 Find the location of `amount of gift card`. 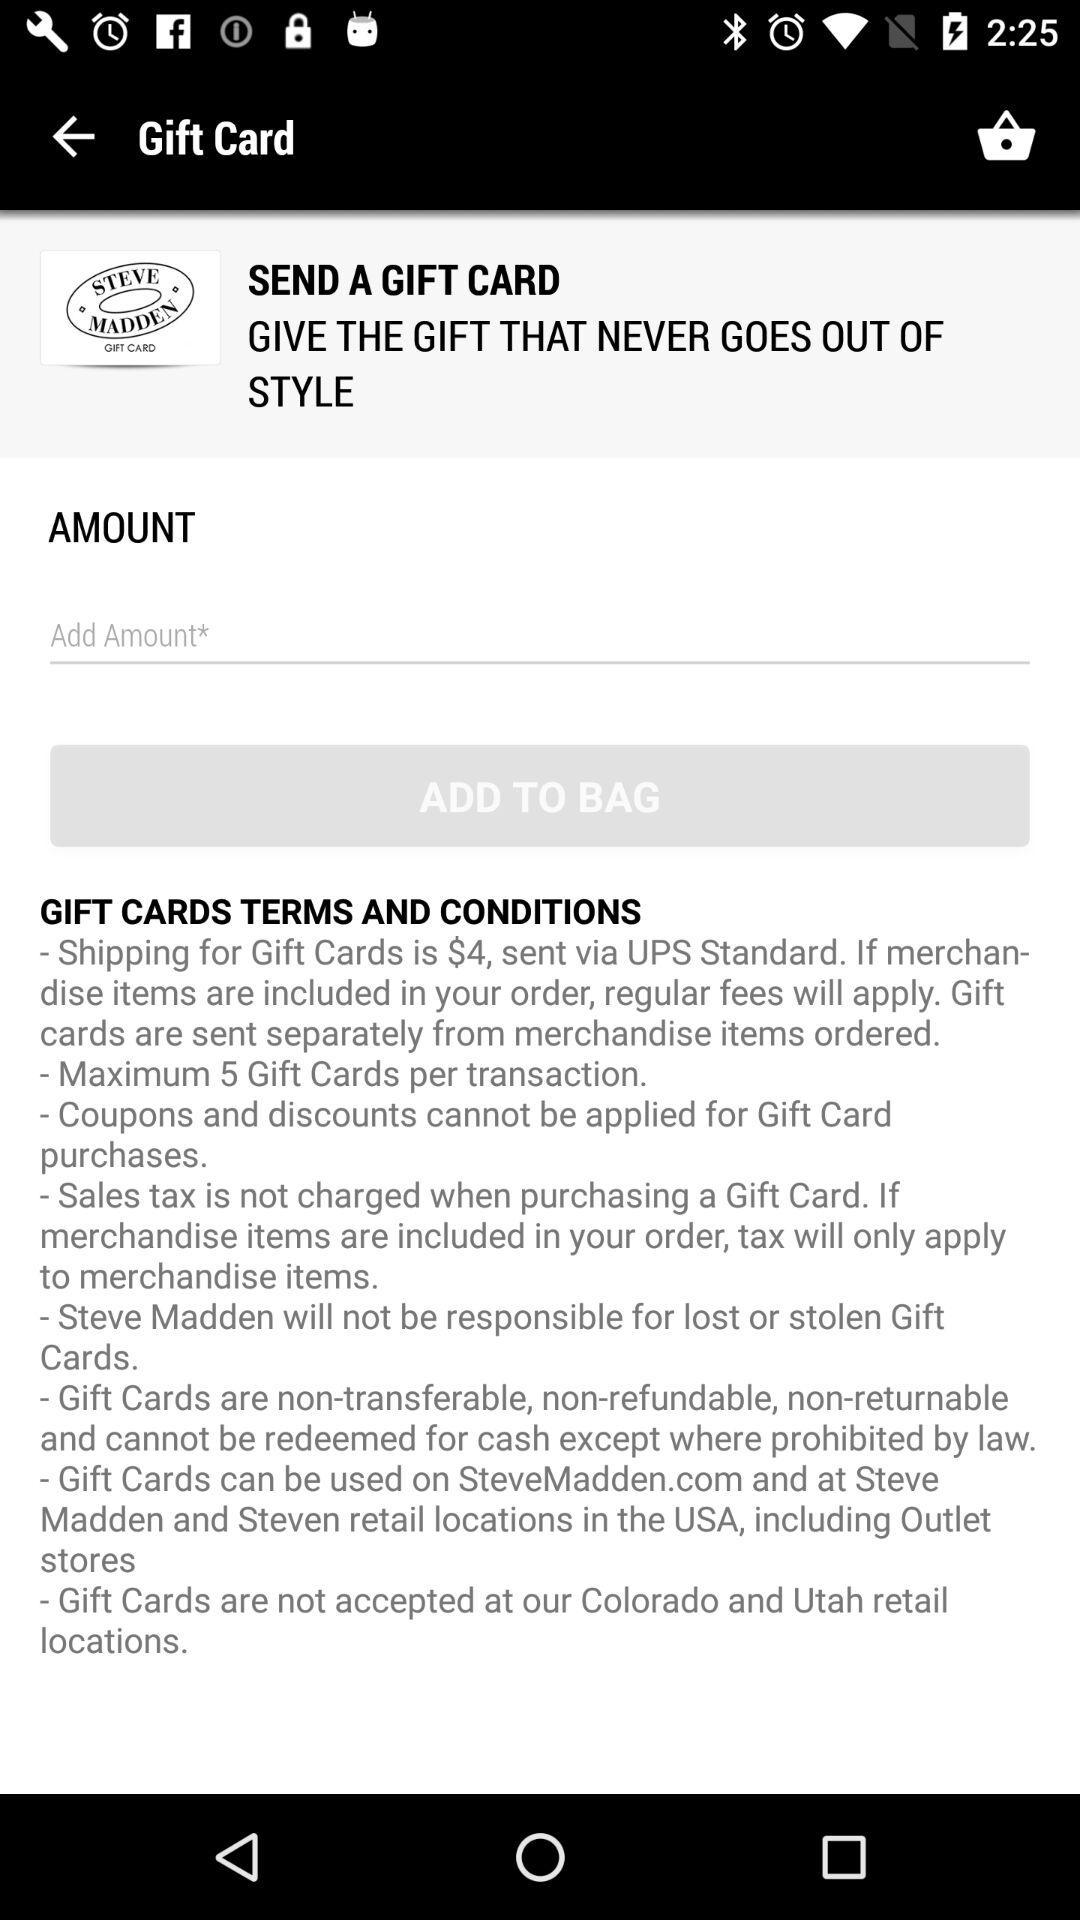

amount of gift card is located at coordinates (540, 634).